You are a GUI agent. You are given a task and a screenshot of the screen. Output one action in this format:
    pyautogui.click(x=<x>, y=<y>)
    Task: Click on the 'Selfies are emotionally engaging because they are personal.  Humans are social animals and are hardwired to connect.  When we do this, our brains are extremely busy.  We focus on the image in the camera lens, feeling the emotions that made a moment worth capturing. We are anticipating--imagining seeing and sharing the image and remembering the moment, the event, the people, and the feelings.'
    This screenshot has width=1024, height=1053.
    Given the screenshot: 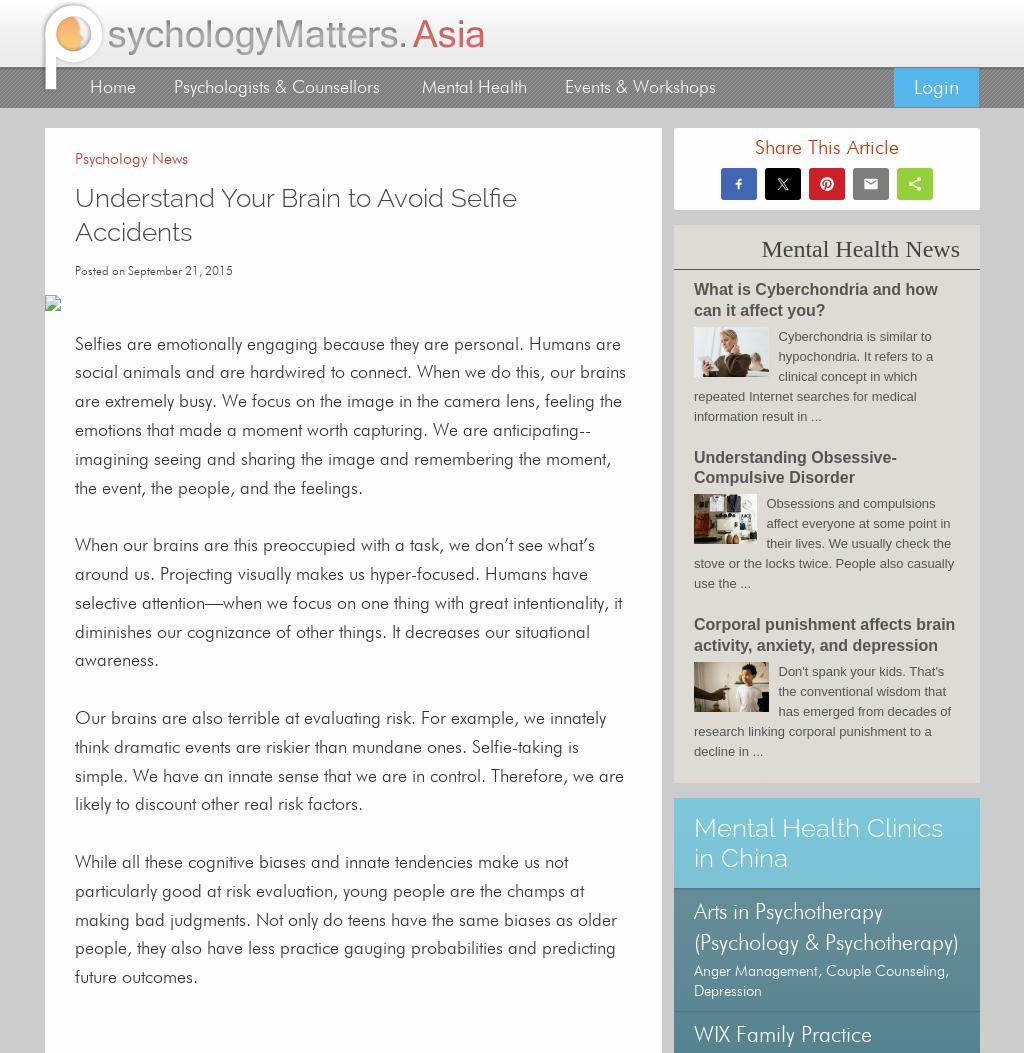 What is the action you would take?
    pyautogui.click(x=350, y=416)
    